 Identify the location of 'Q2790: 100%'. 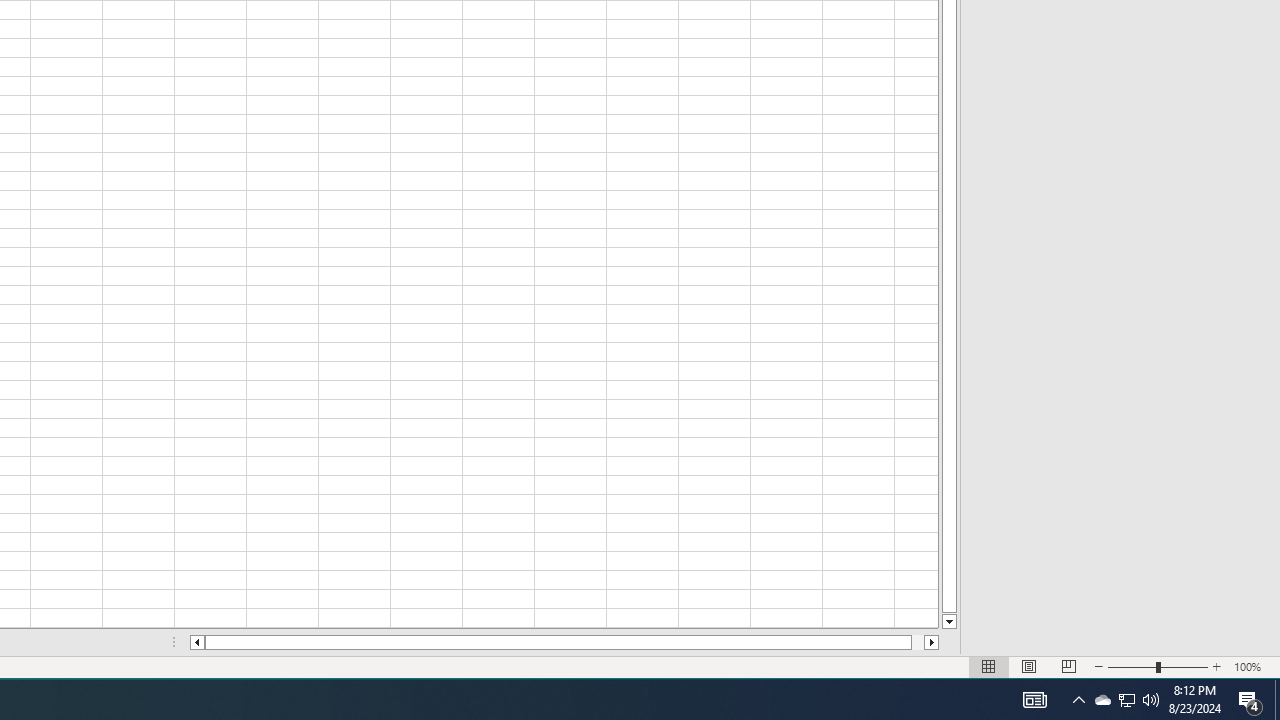
(1250, 698).